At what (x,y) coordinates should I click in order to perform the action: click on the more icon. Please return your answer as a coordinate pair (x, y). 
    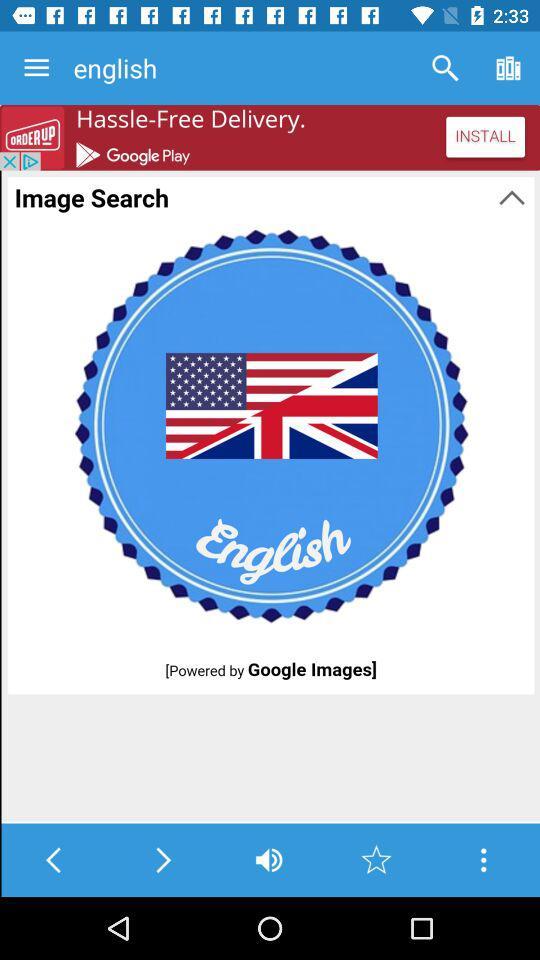
    Looking at the image, I should click on (482, 859).